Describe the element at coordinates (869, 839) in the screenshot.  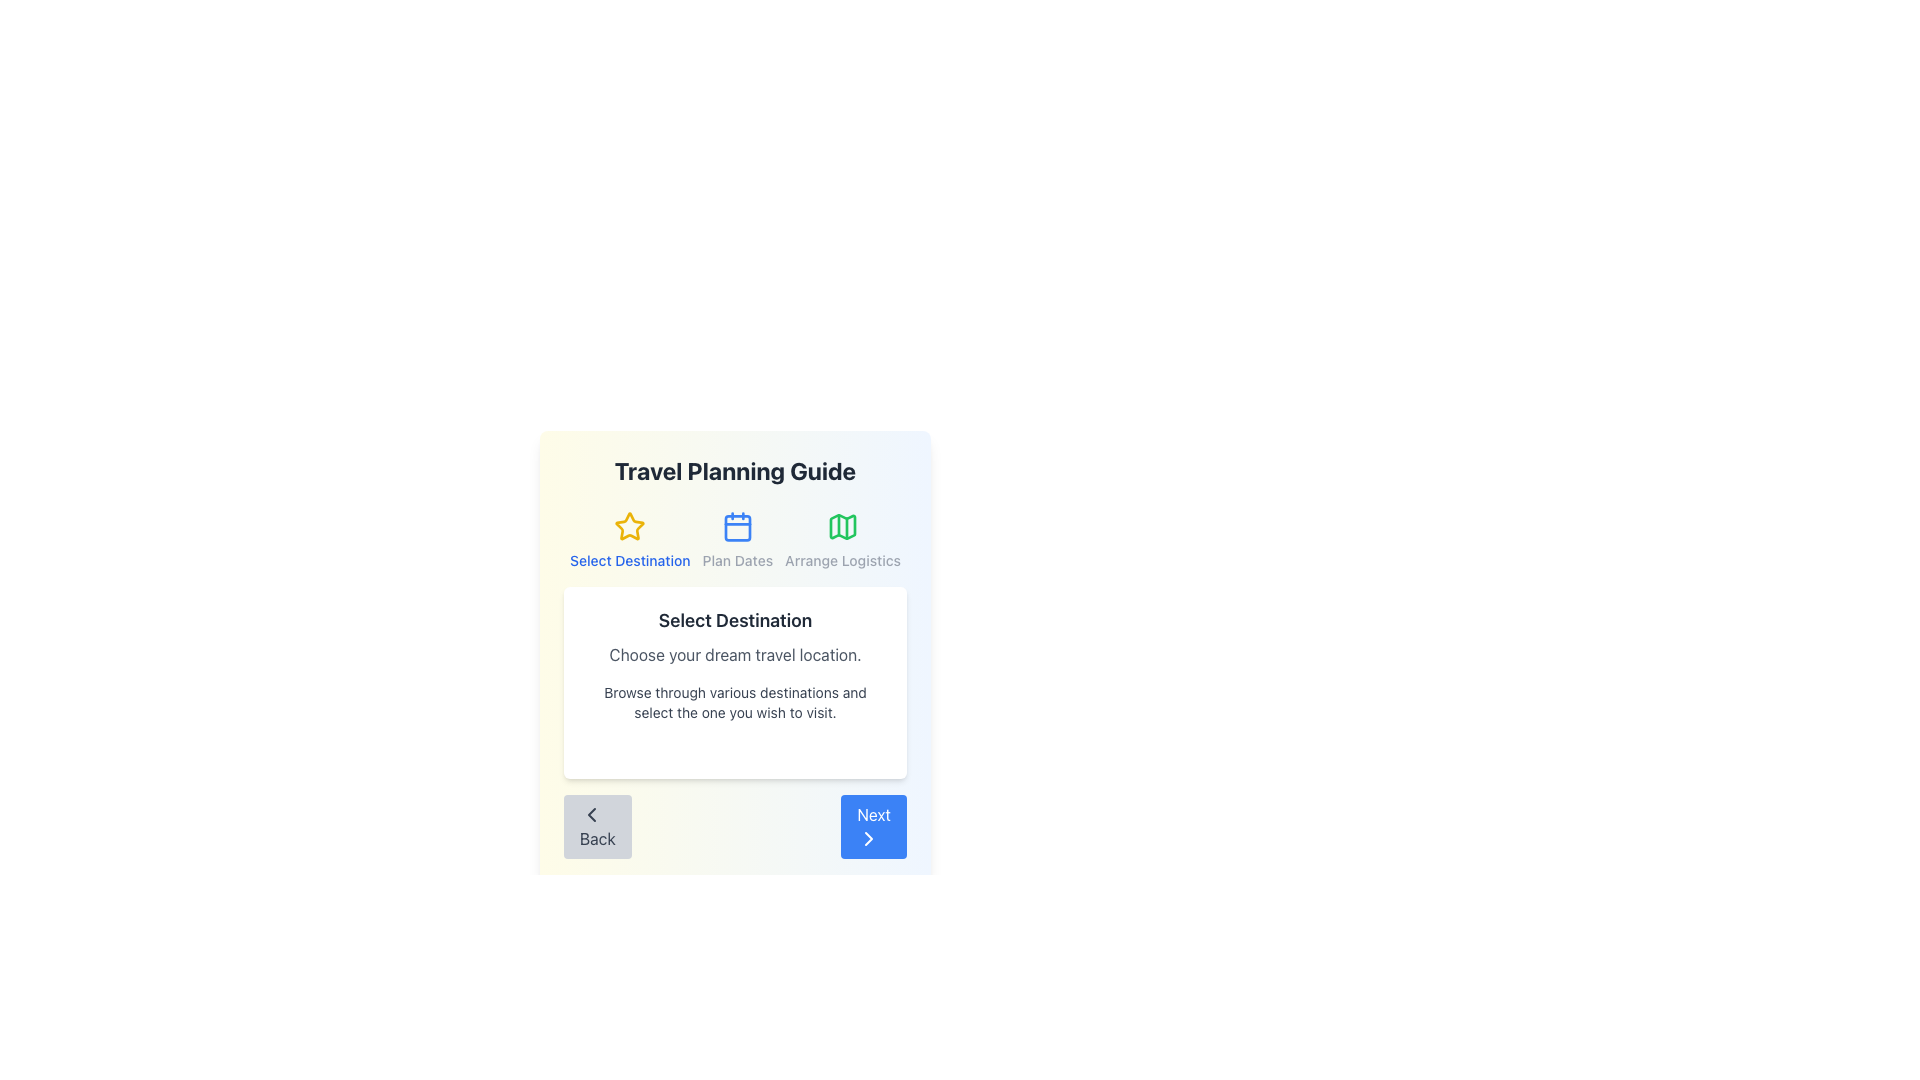
I see `the directional chevron icon pointing right, which is located inside the 'Next' button in the bottom-right corner of the interface` at that location.